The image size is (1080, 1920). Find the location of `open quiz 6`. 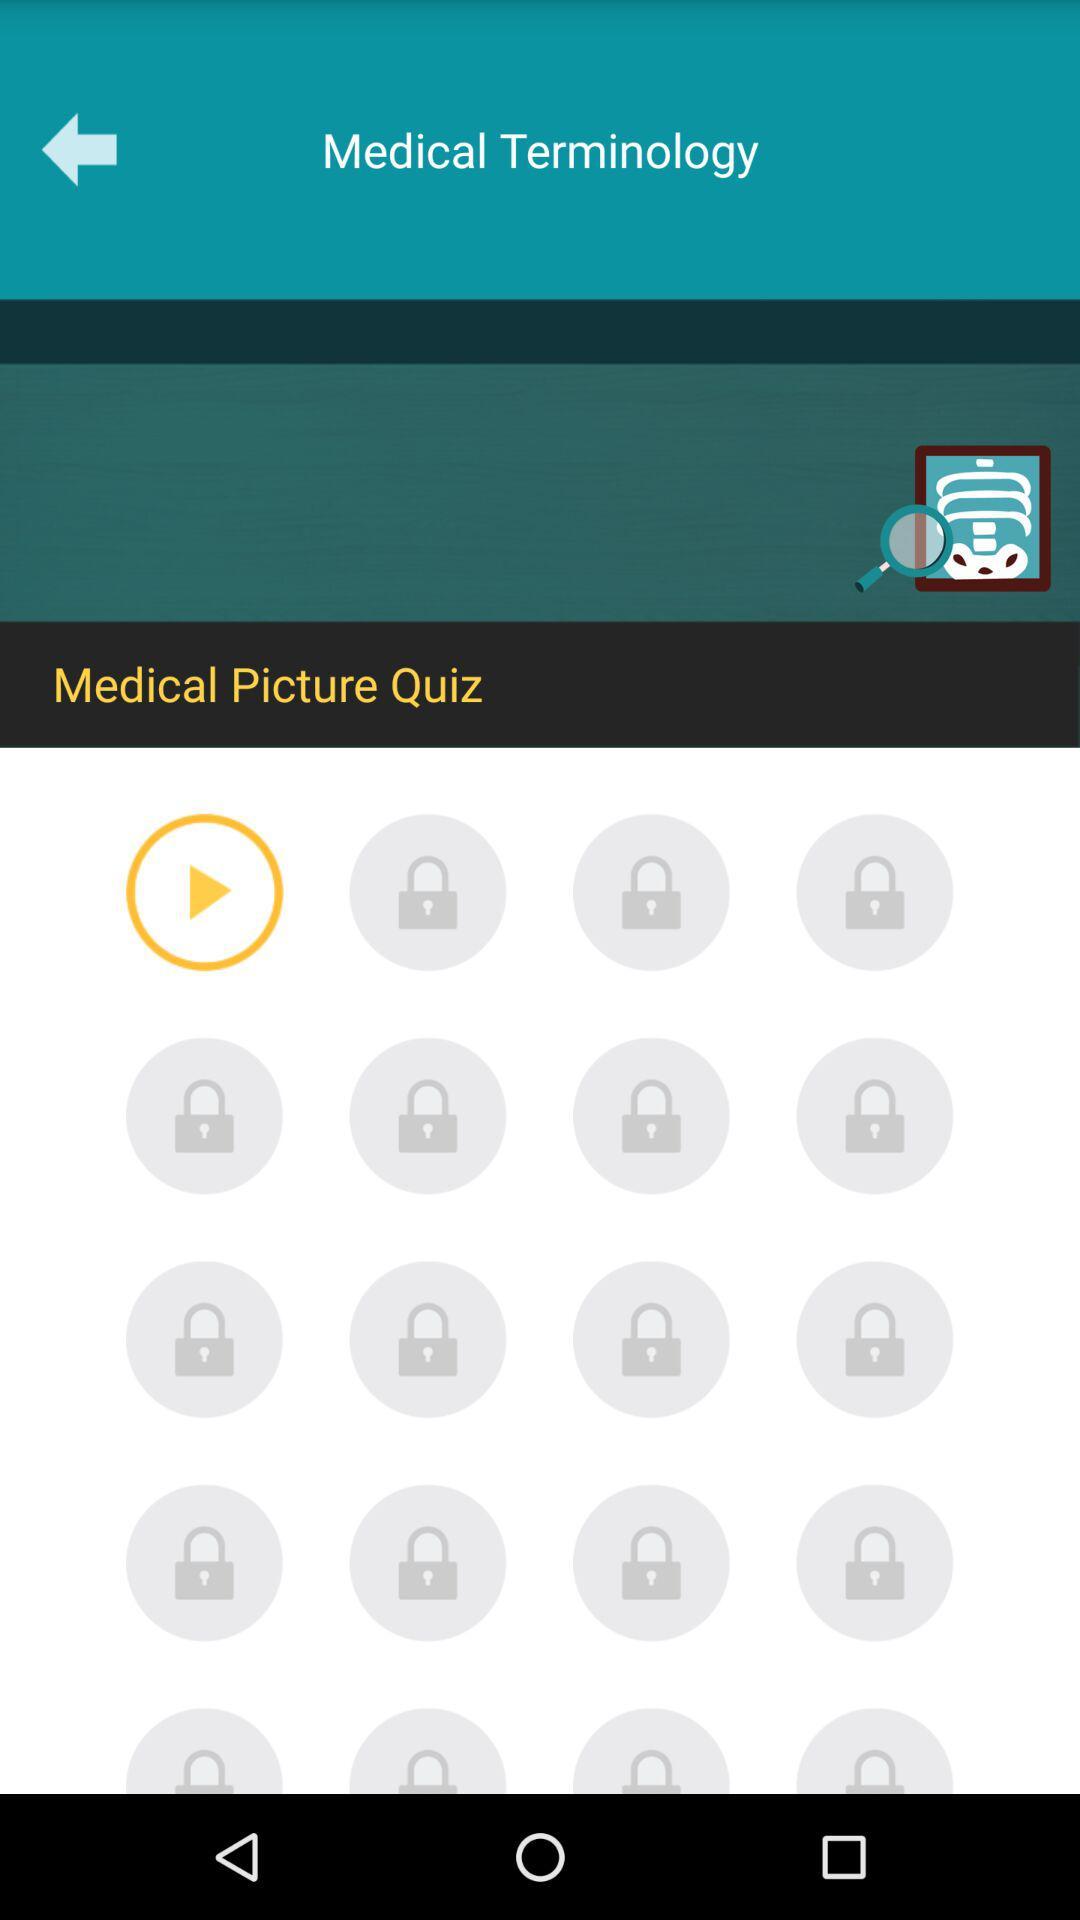

open quiz 6 is located at coordinates (427, 1115).